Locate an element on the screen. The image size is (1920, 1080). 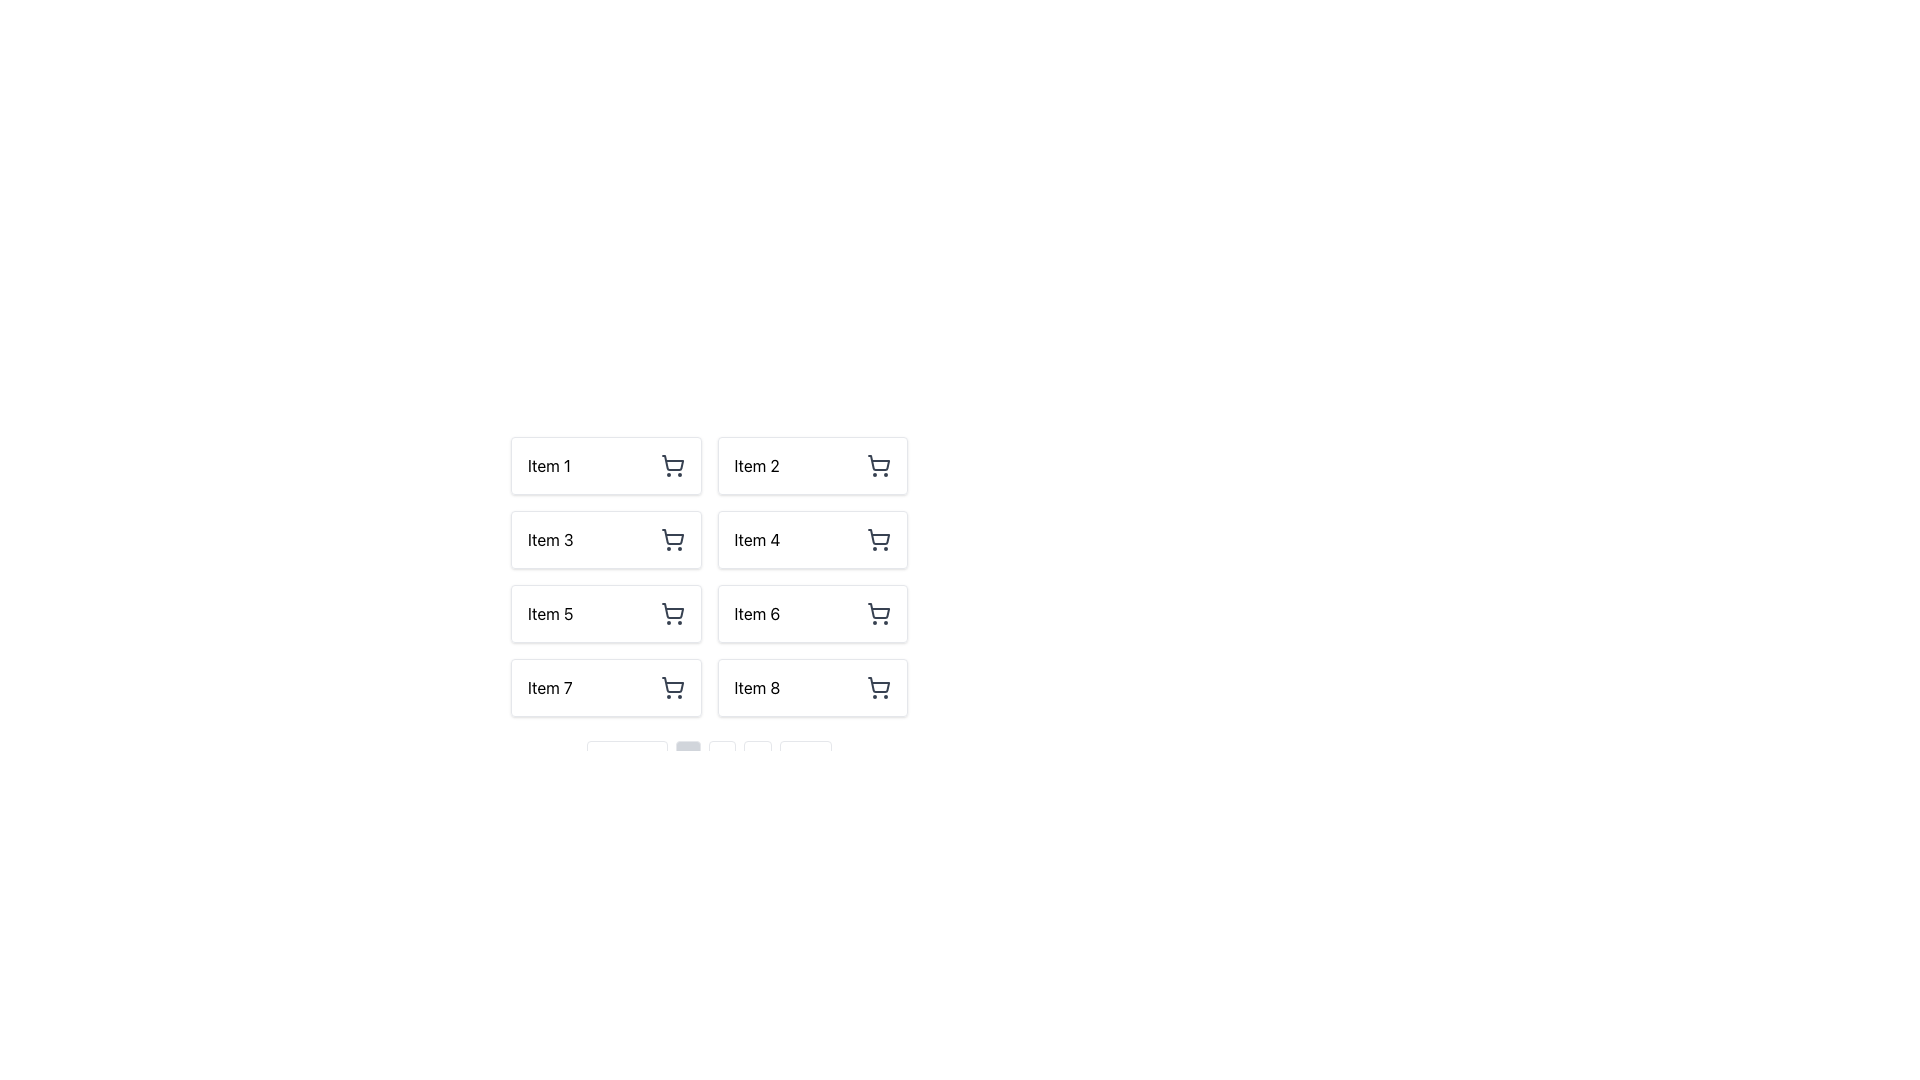
the text label in the top-left corner of the card that identifies the item, which is located beside a shopping cart icon is located at coordinates (549, 466).